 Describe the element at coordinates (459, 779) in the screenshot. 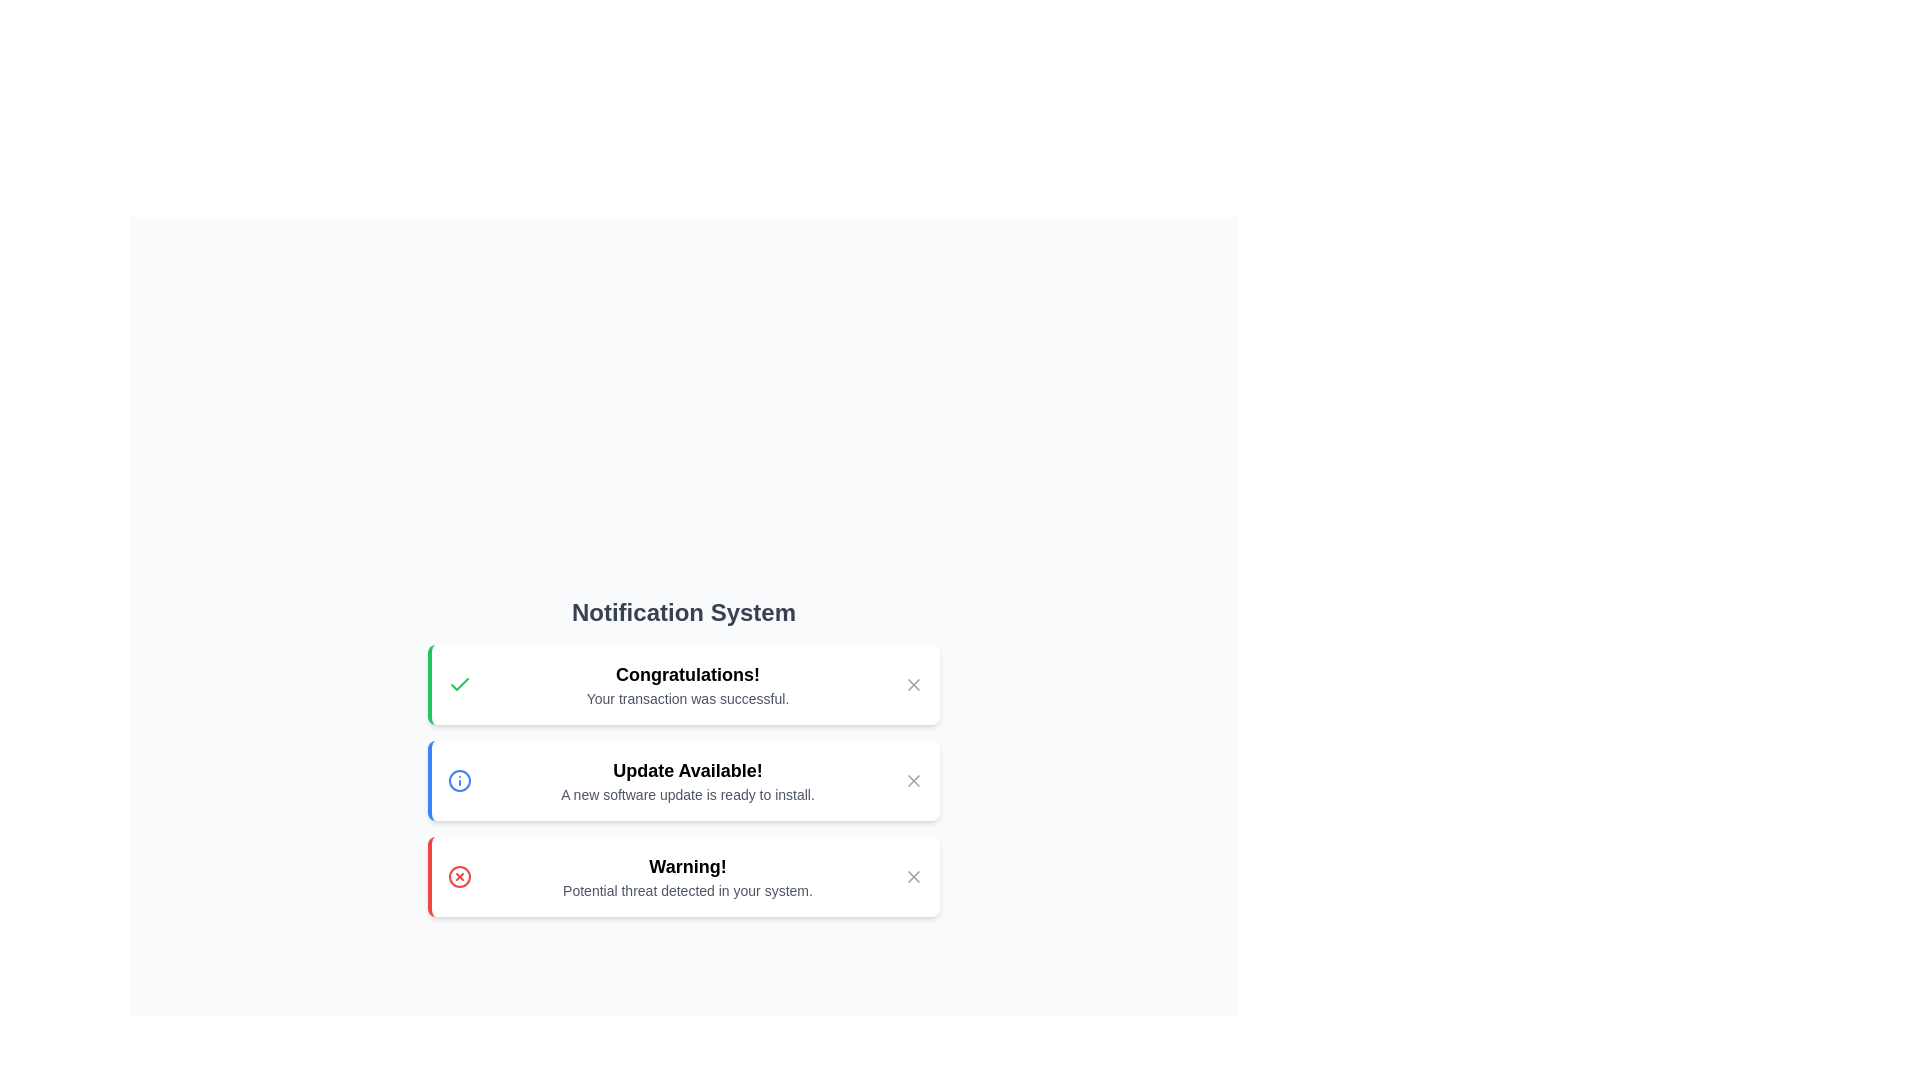

I see `the circular informational icon with a blue border located at the upper-left corner of the notification card that states 'Update Available! A new software update is ready to install.'` at that location.